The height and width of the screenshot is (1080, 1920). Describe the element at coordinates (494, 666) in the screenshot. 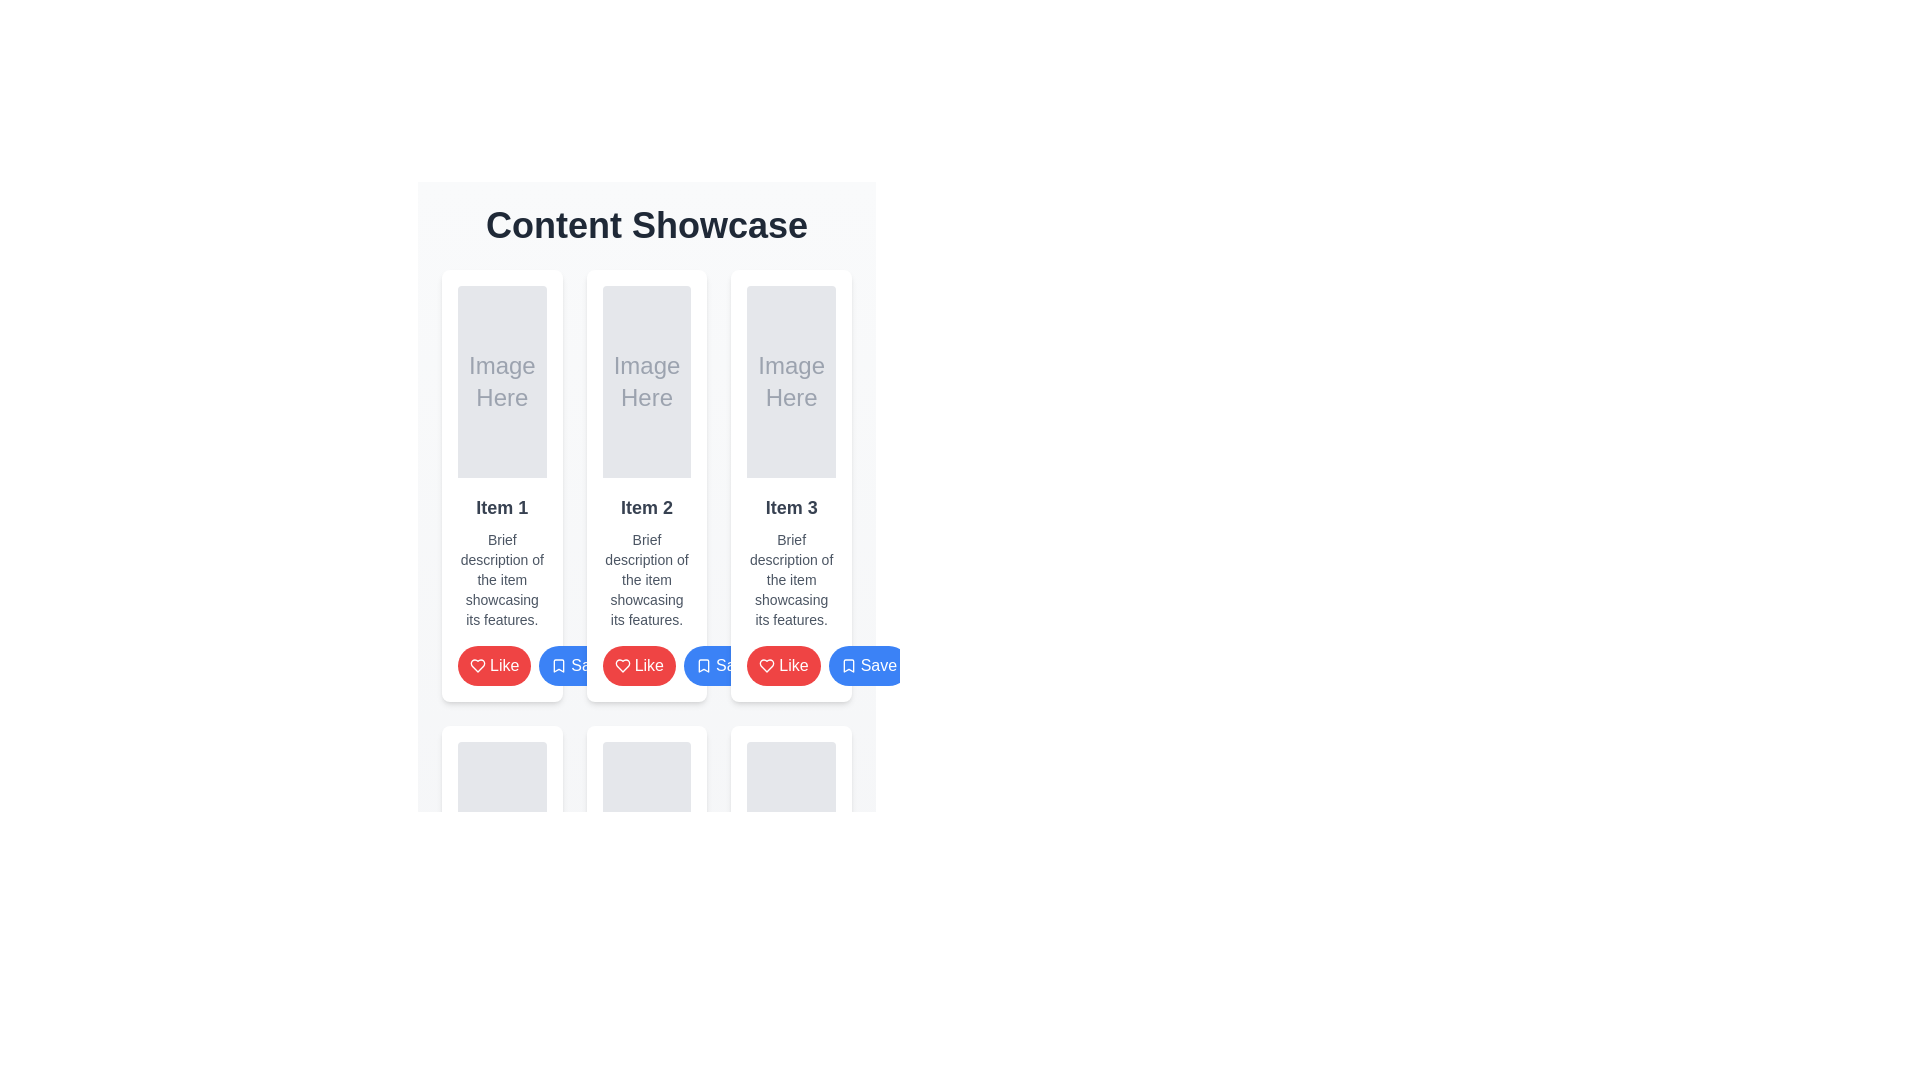

I see `the 'Like' button located at the bottom left corner of the 'Item 2' card in the second column to like the associated content` at that location.